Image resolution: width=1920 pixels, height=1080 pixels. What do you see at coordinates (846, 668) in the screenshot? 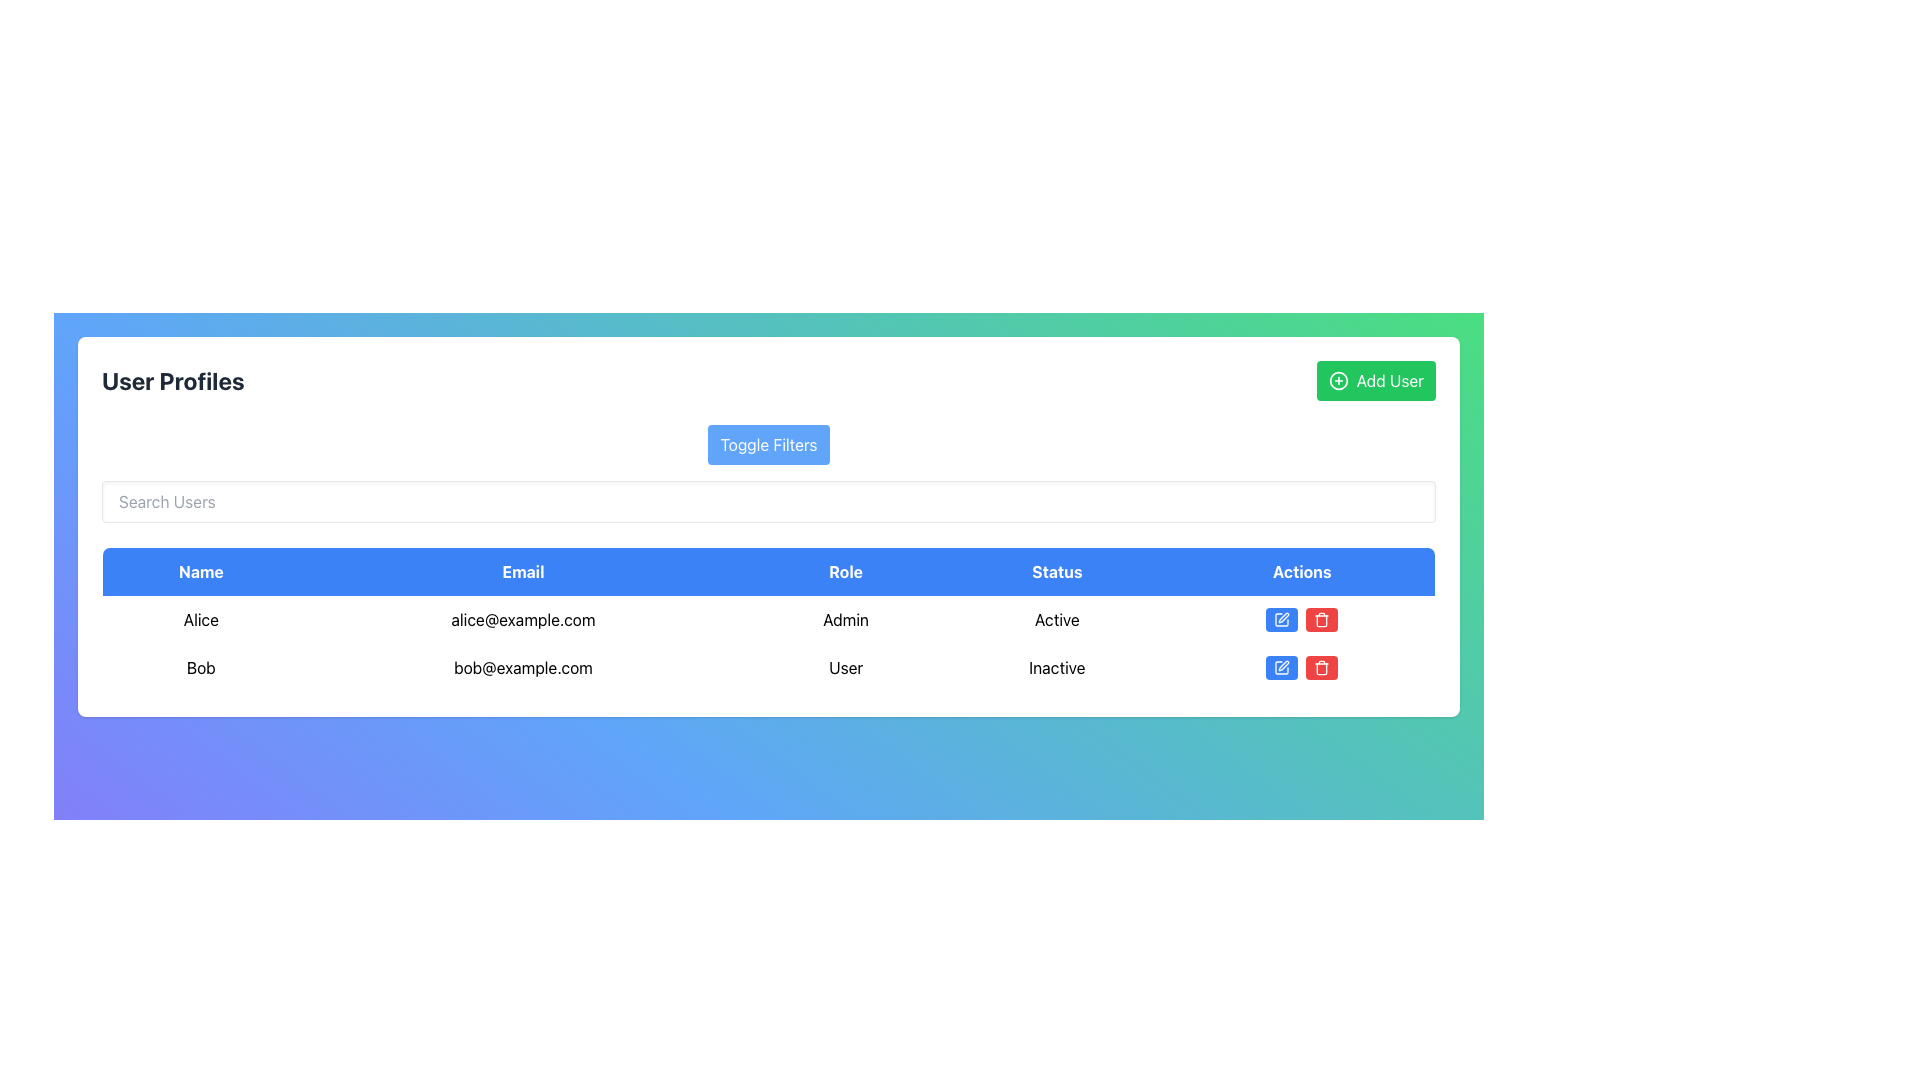
I see `the text label 'User' in the Role column of the second row in the user data table` at bounding box center [846, 668].